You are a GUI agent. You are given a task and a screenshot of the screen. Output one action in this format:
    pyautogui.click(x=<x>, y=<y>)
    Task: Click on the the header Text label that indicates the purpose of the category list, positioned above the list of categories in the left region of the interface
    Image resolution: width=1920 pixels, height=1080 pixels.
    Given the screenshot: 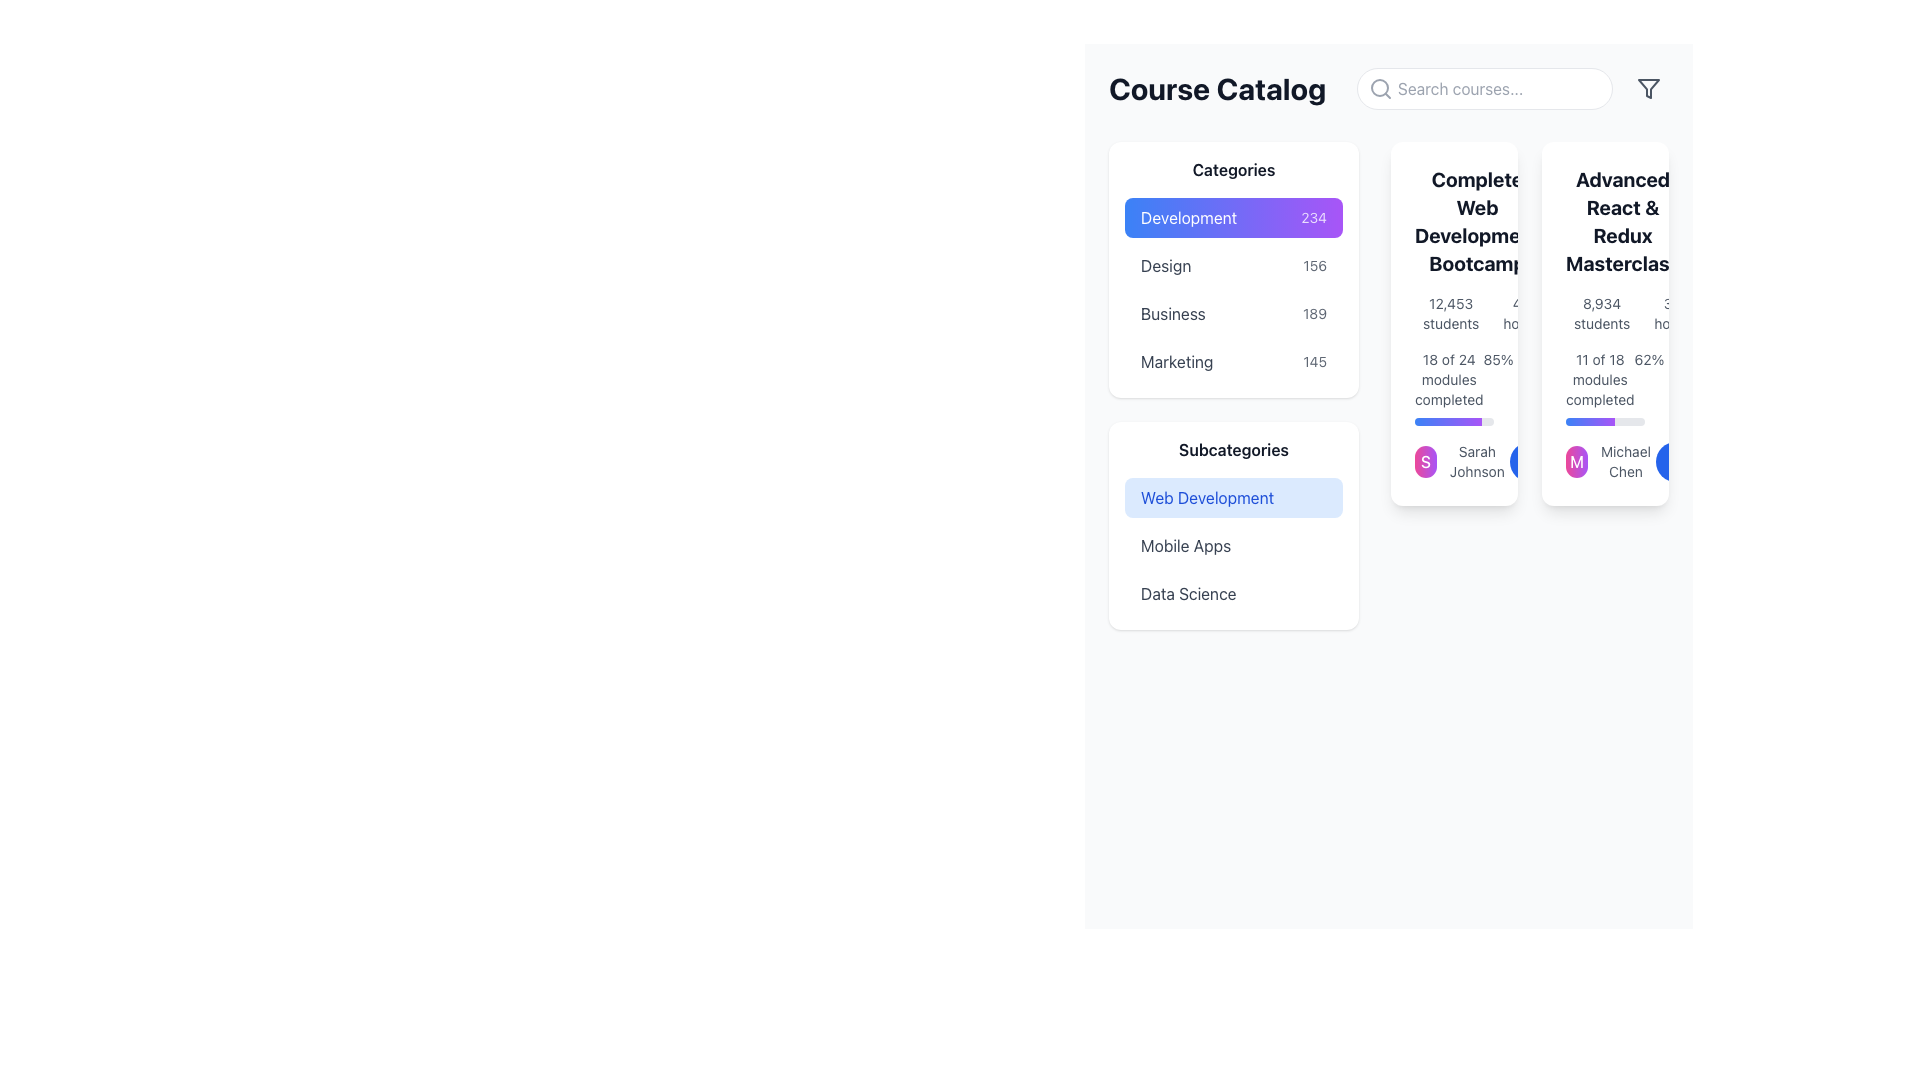 What is the action you would take?
    pyautogui.click(x=1232, y=168)
    